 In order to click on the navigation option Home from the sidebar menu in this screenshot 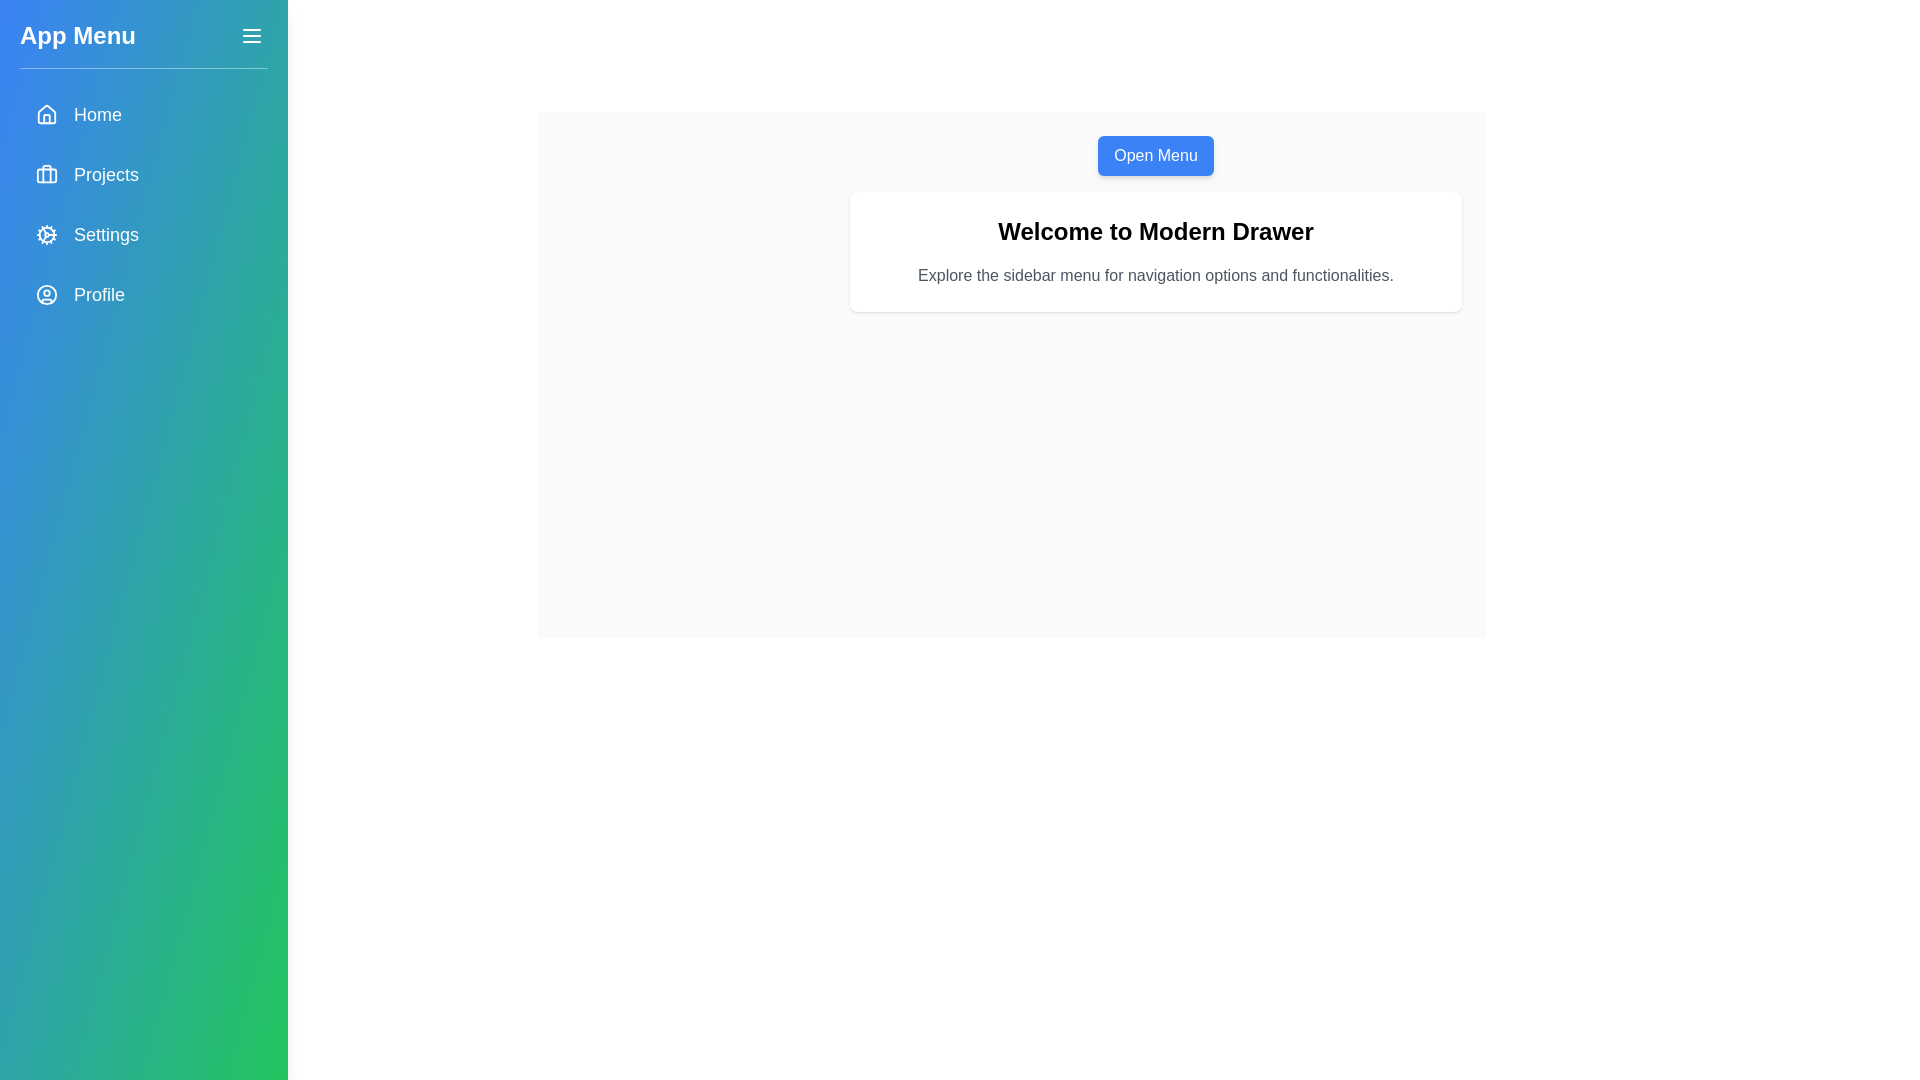, I will do `click(143, 115)`.